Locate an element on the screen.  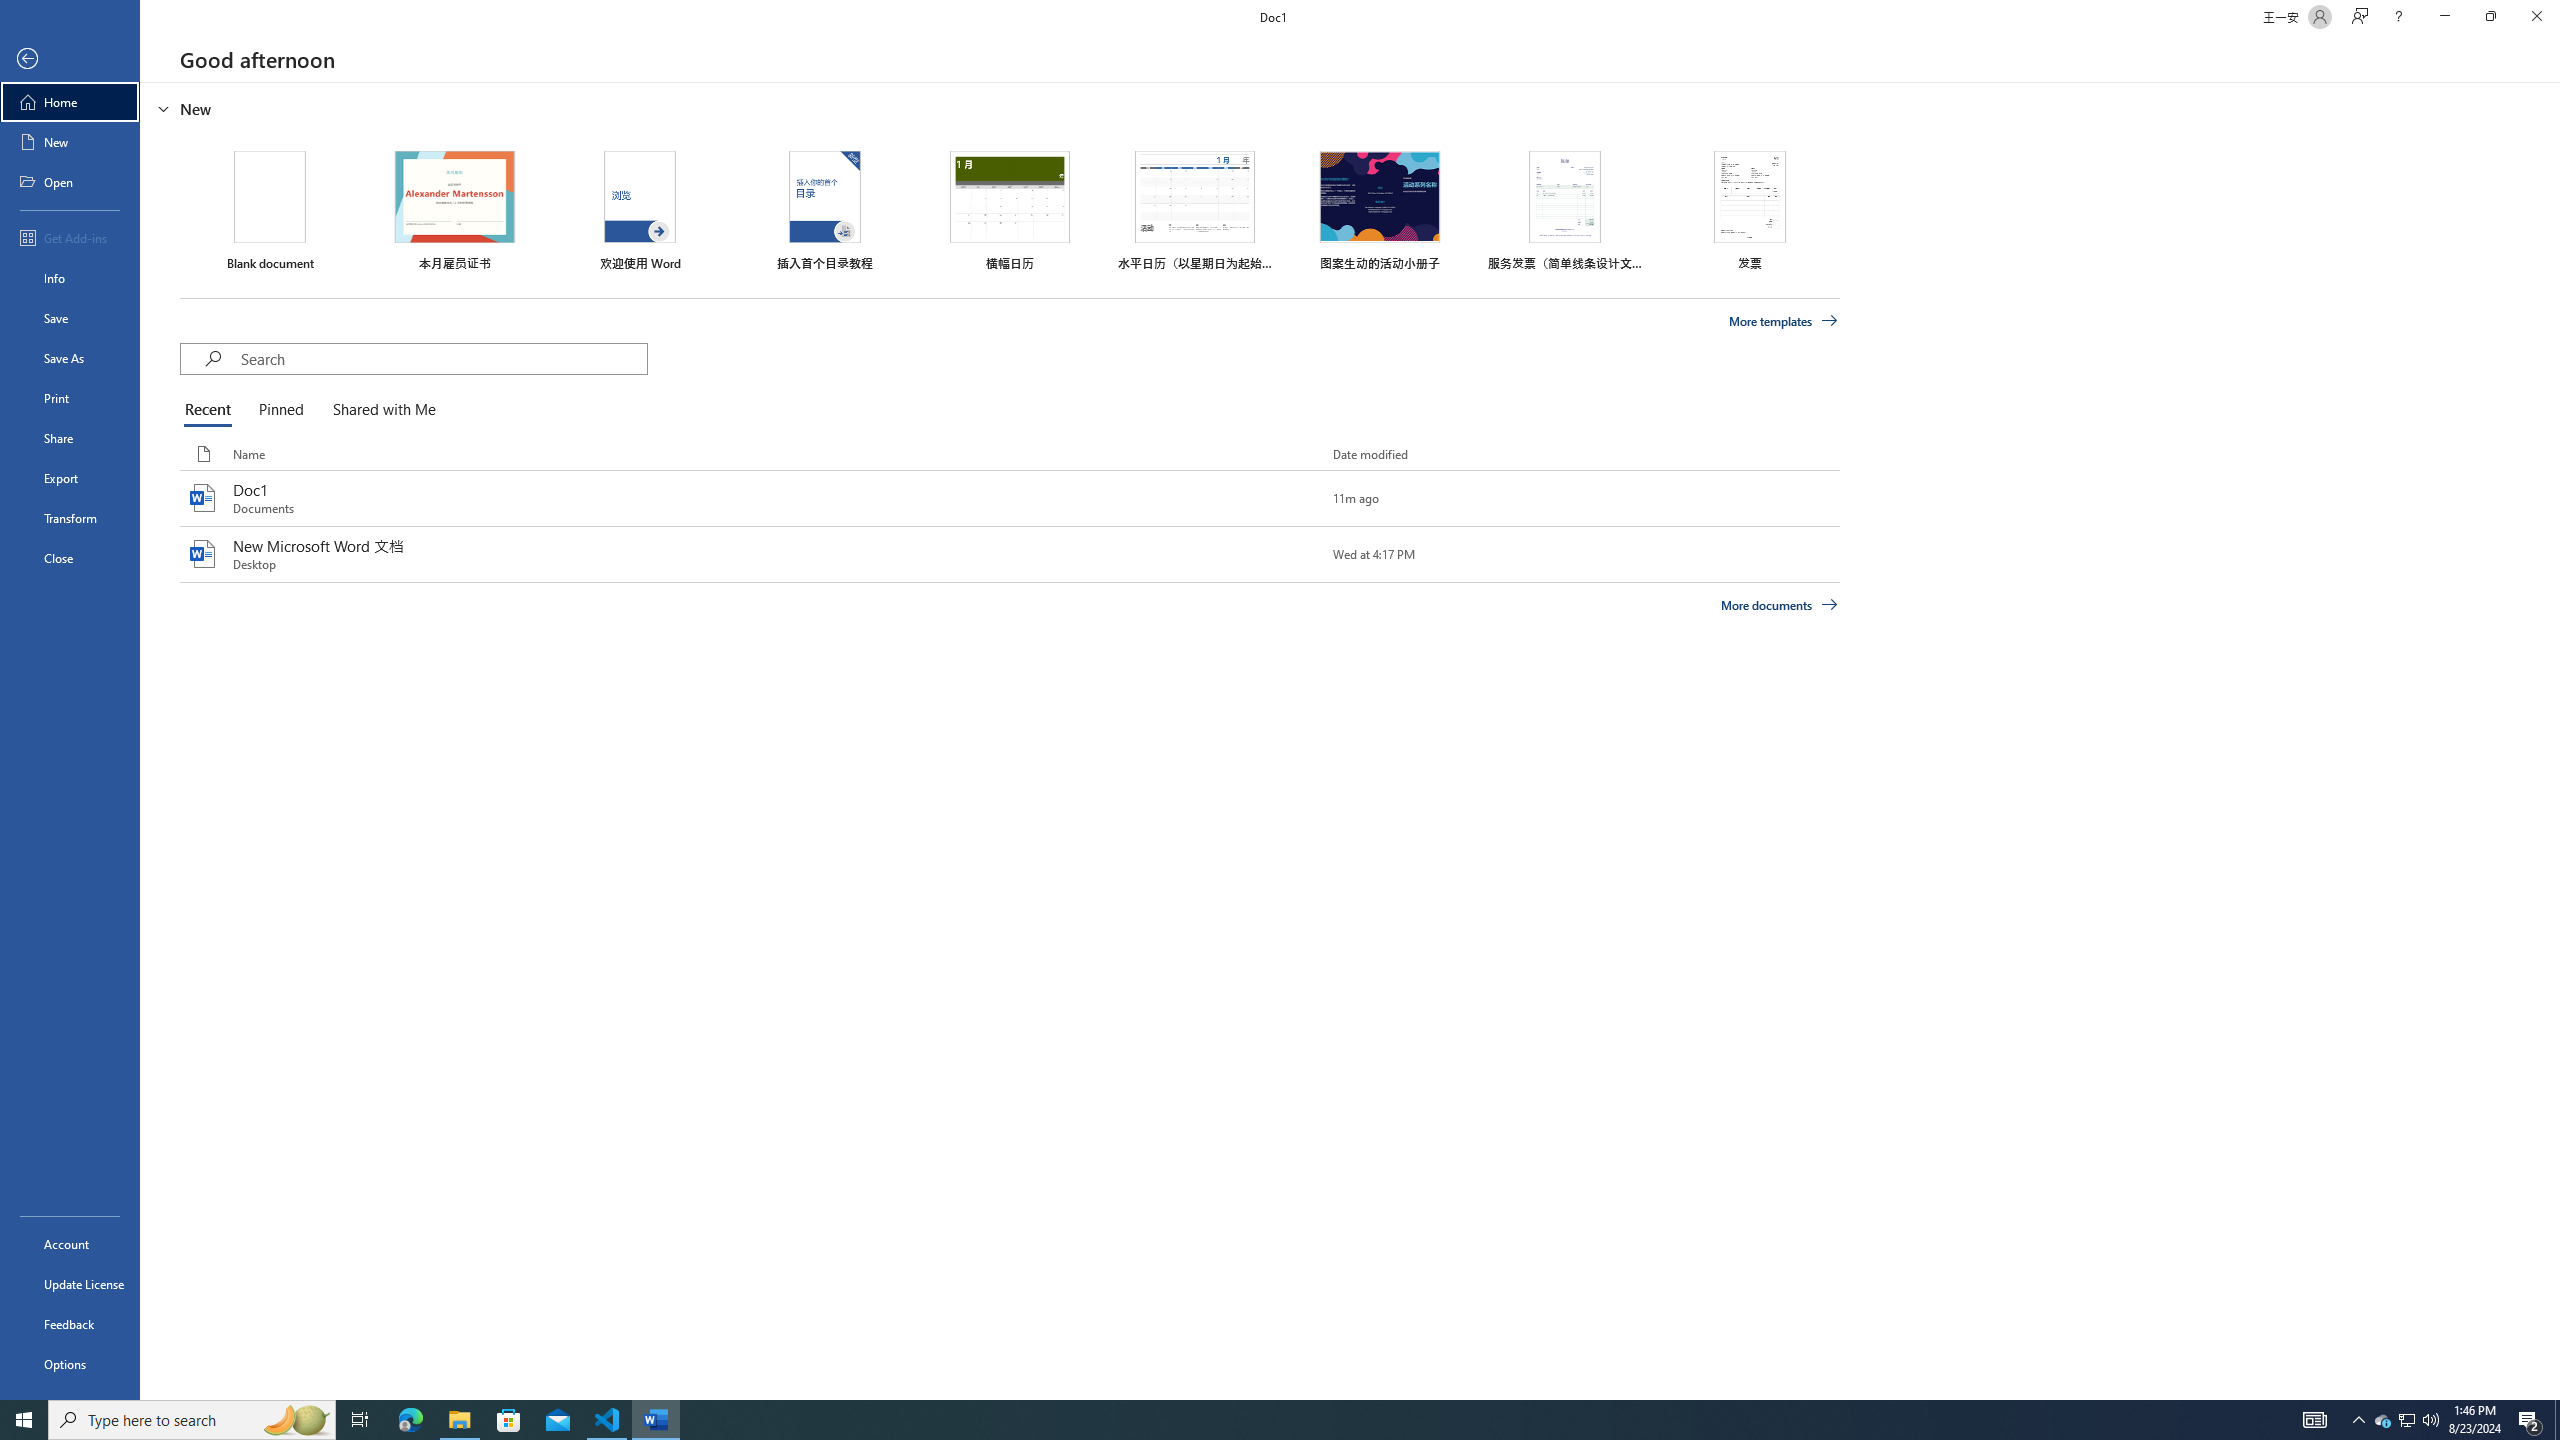
'Update License' is located at coordinates (69, 1283).